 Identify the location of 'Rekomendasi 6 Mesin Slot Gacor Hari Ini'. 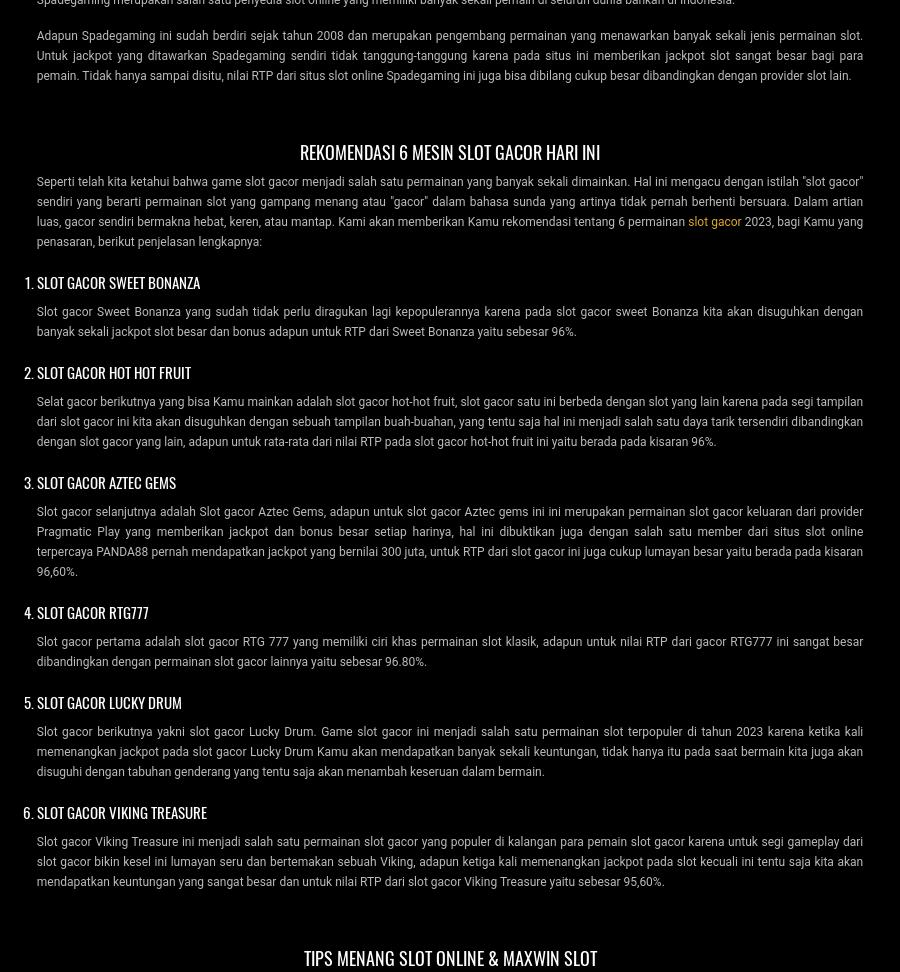
(450, 150).